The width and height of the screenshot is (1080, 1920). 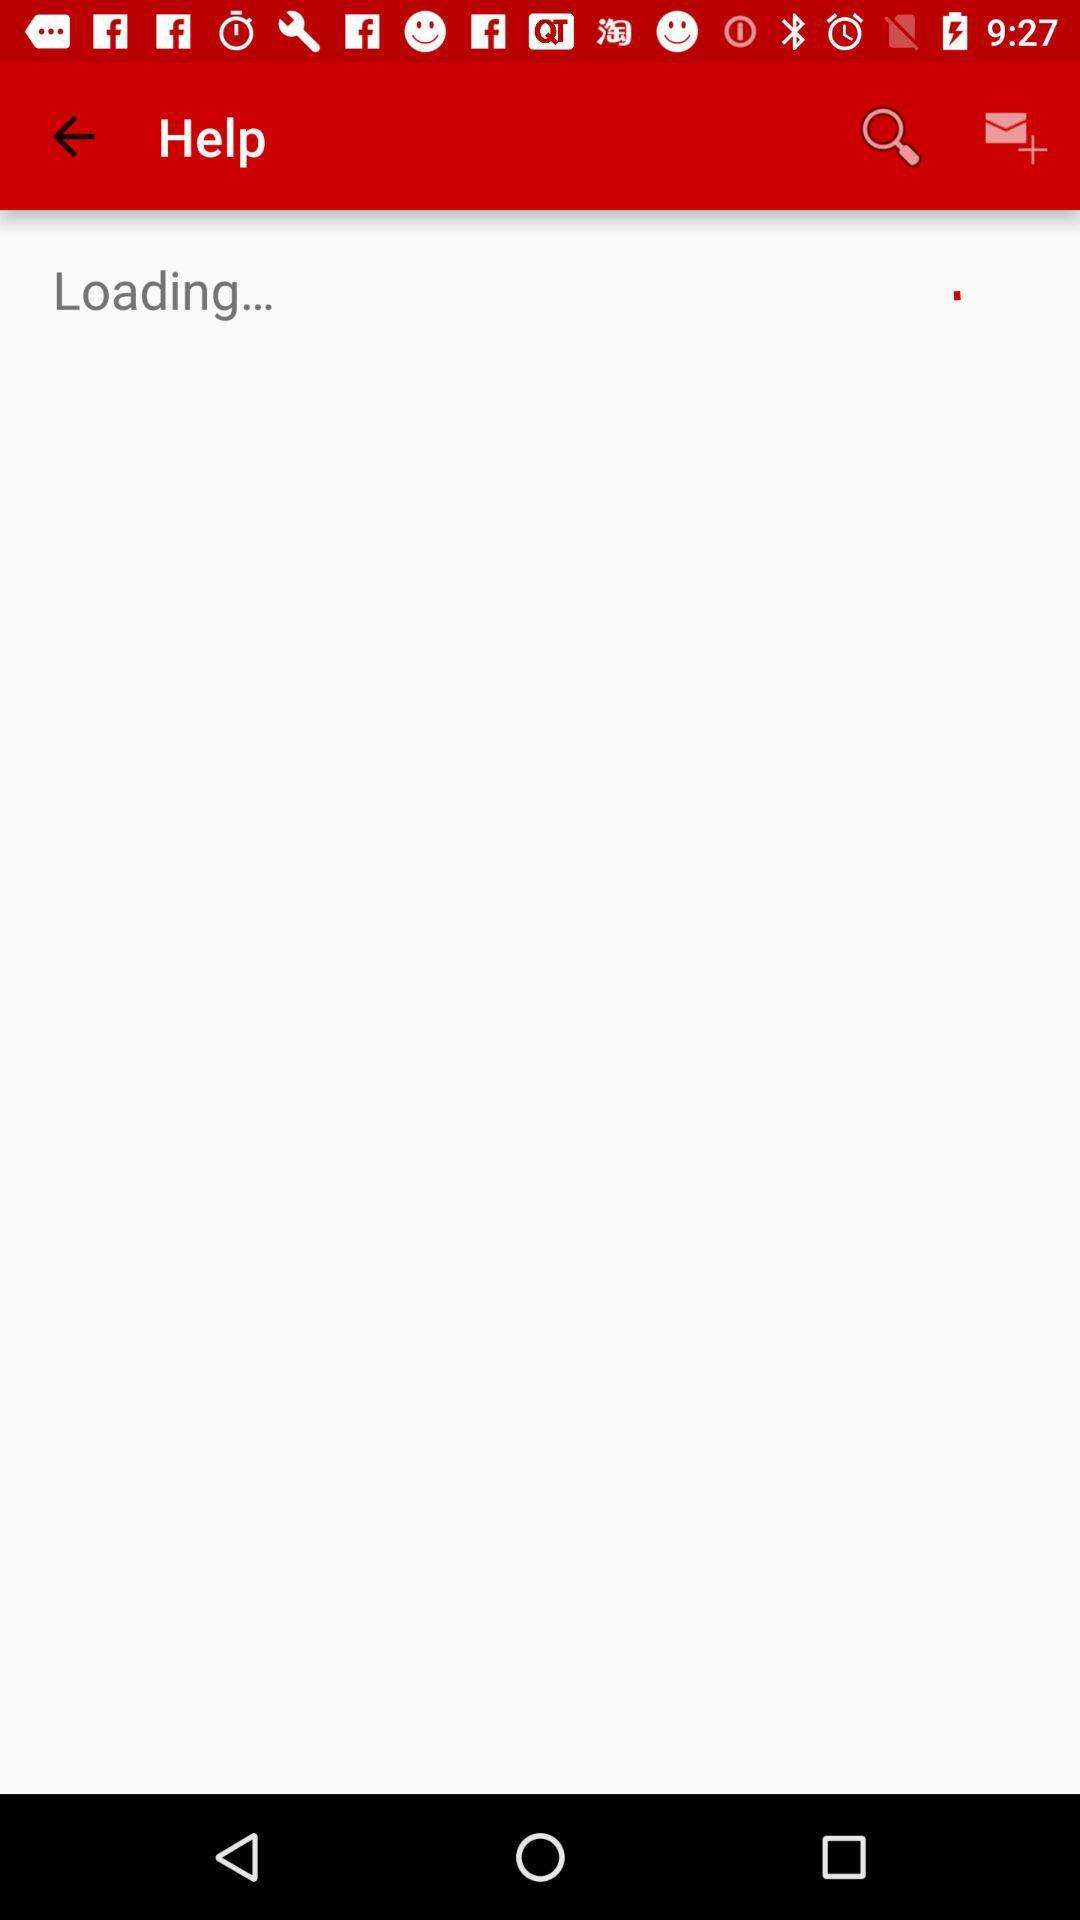 I want to click on icon next to the help item, so click(x=72, y=135).